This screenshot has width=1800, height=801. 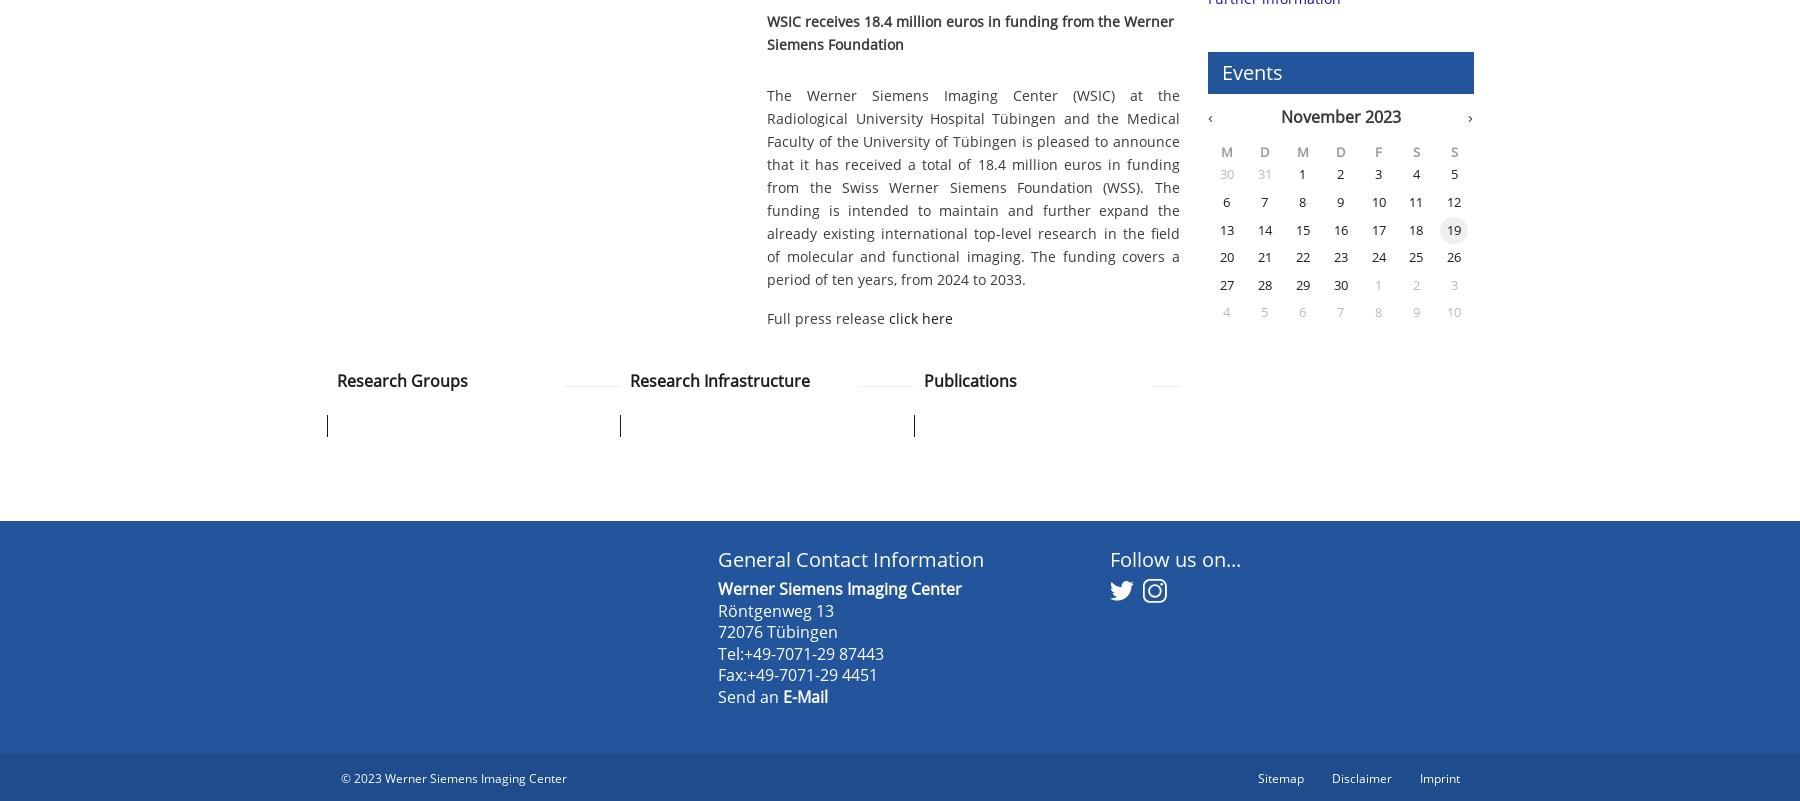 I want to click on 'Send an', so click(x=749, y=694).